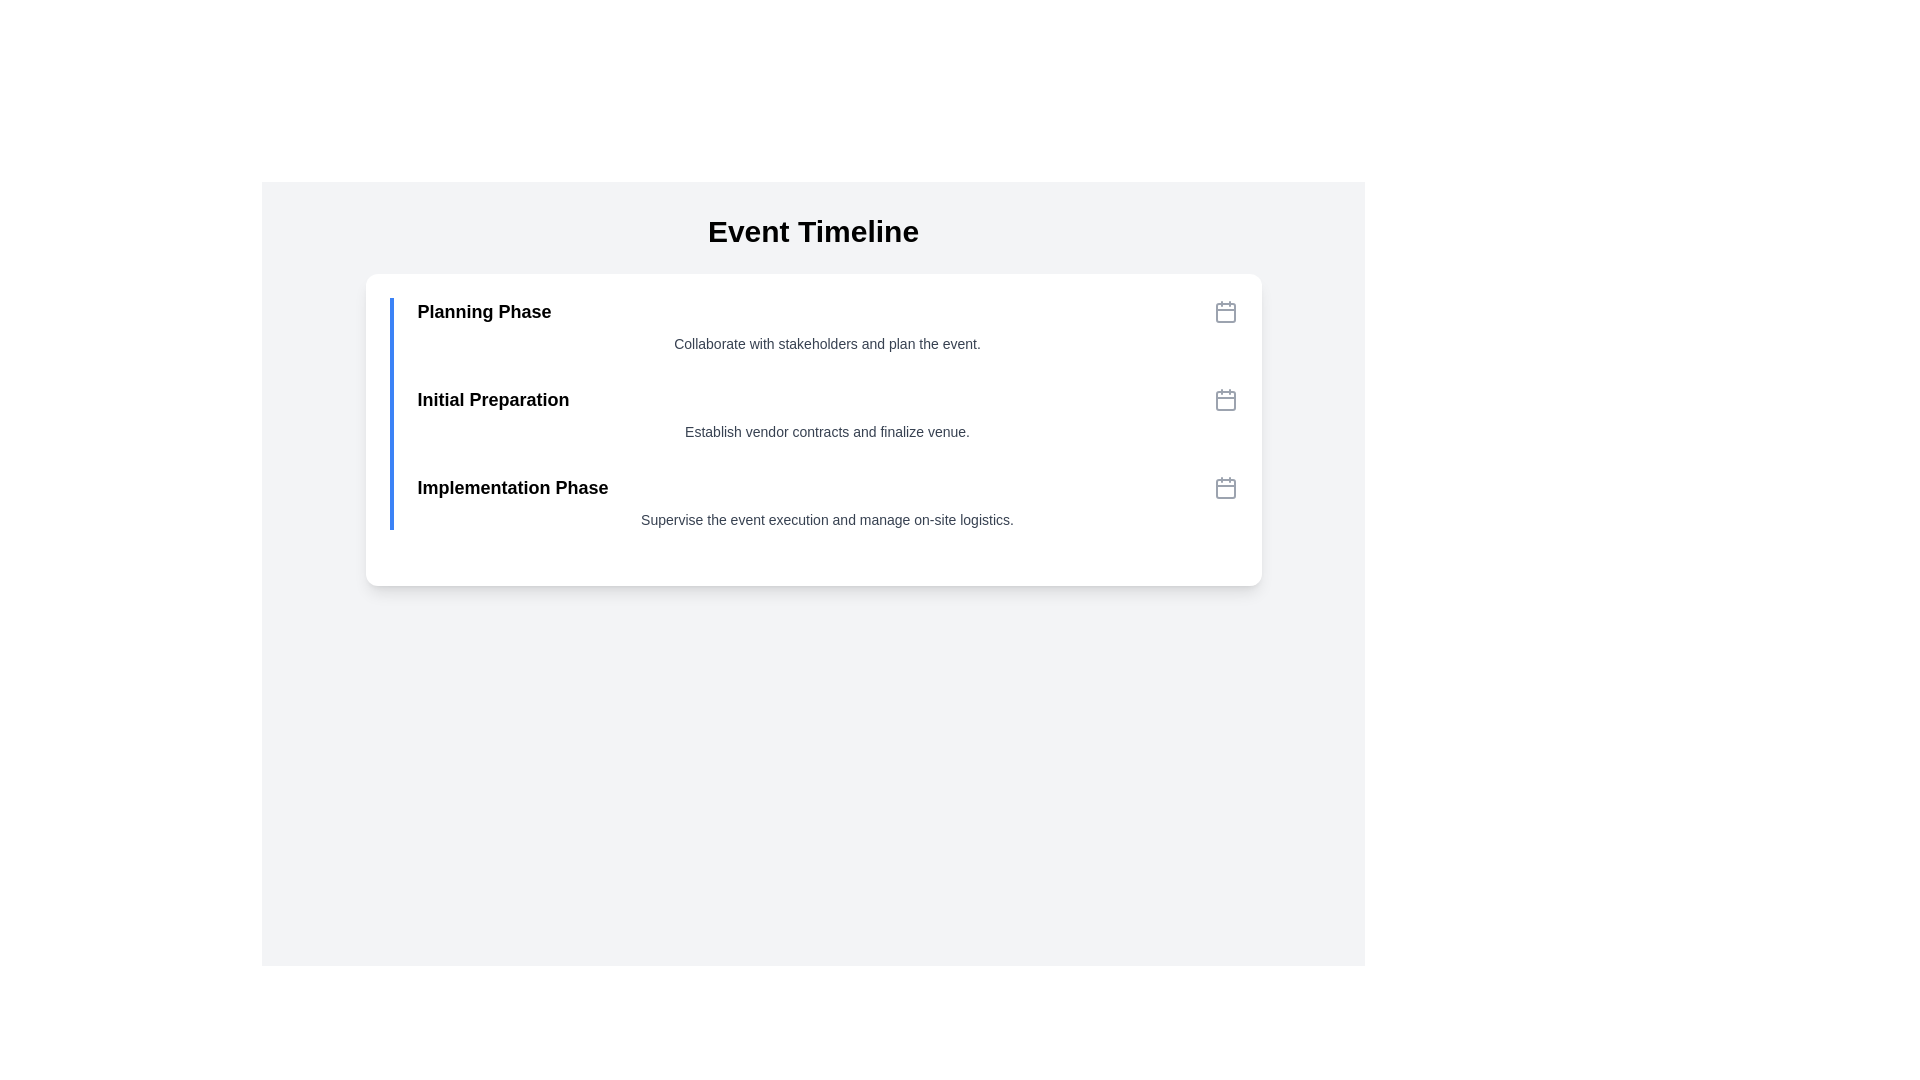 This screenshot has width=1920, height=1080. Describe the element at coordinates (827, 342) in the screenshot. I see `the static text element reading 'Collaborate with stakeholders and plan the event.' which is located below the 'Planning Phase' header` at that location.